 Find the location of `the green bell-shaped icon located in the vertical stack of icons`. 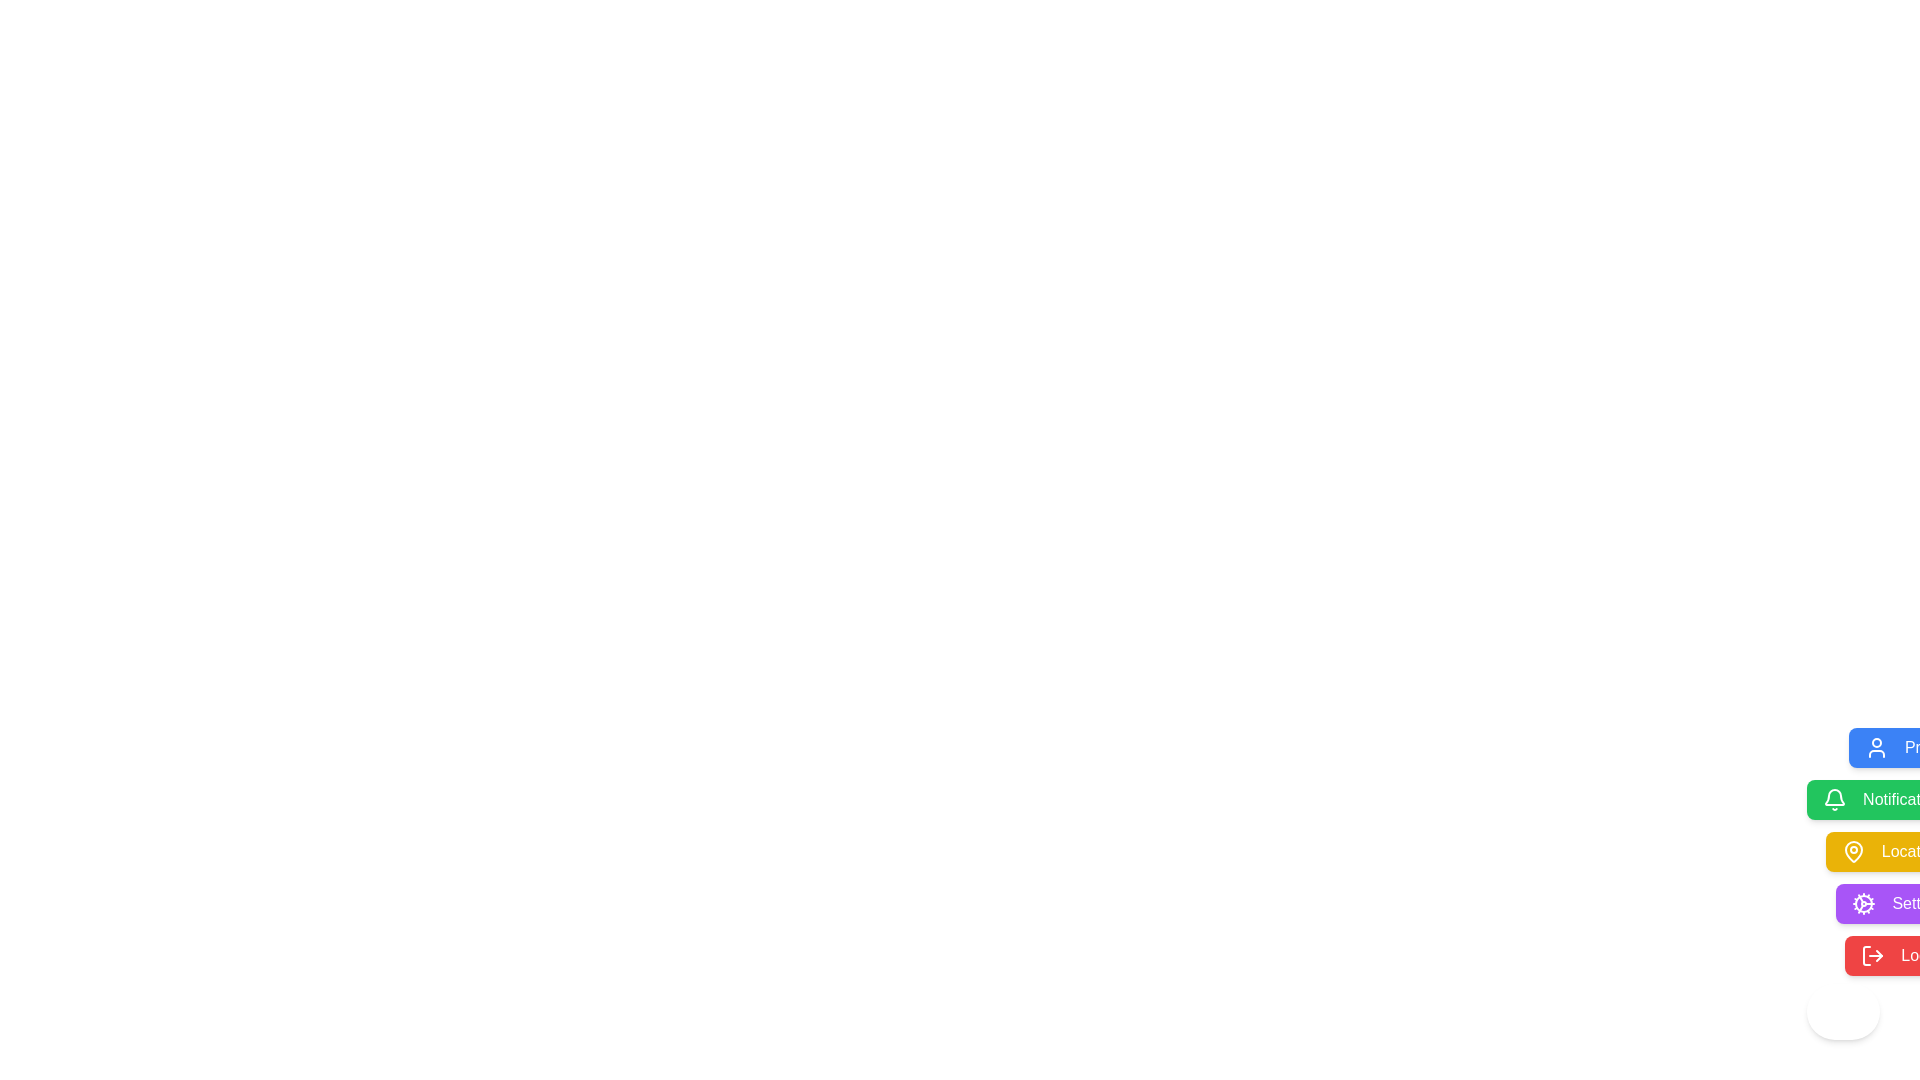

the green bell-shaped icon located in the vertical stack of icons is located at coordinates (1835, 796).